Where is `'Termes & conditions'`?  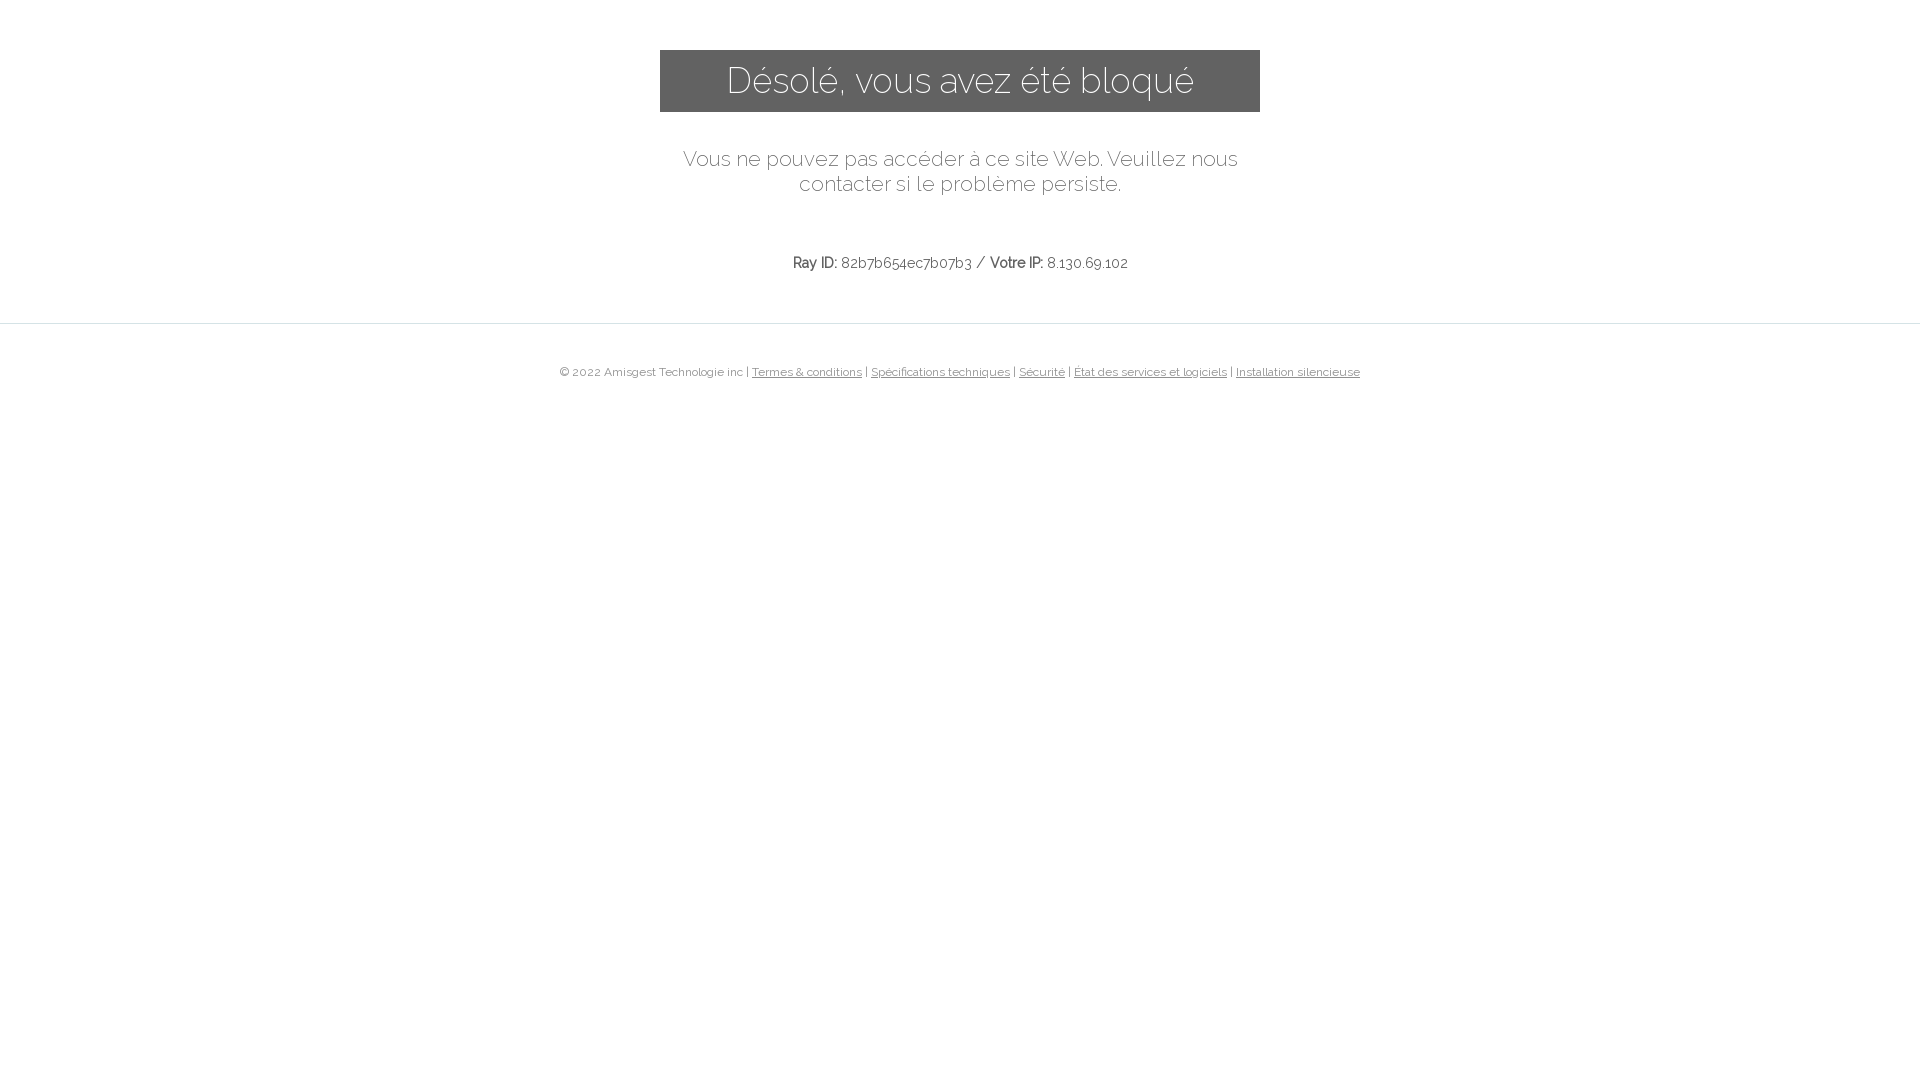 'Termes & conditions' is located at coordinates (806, 370).